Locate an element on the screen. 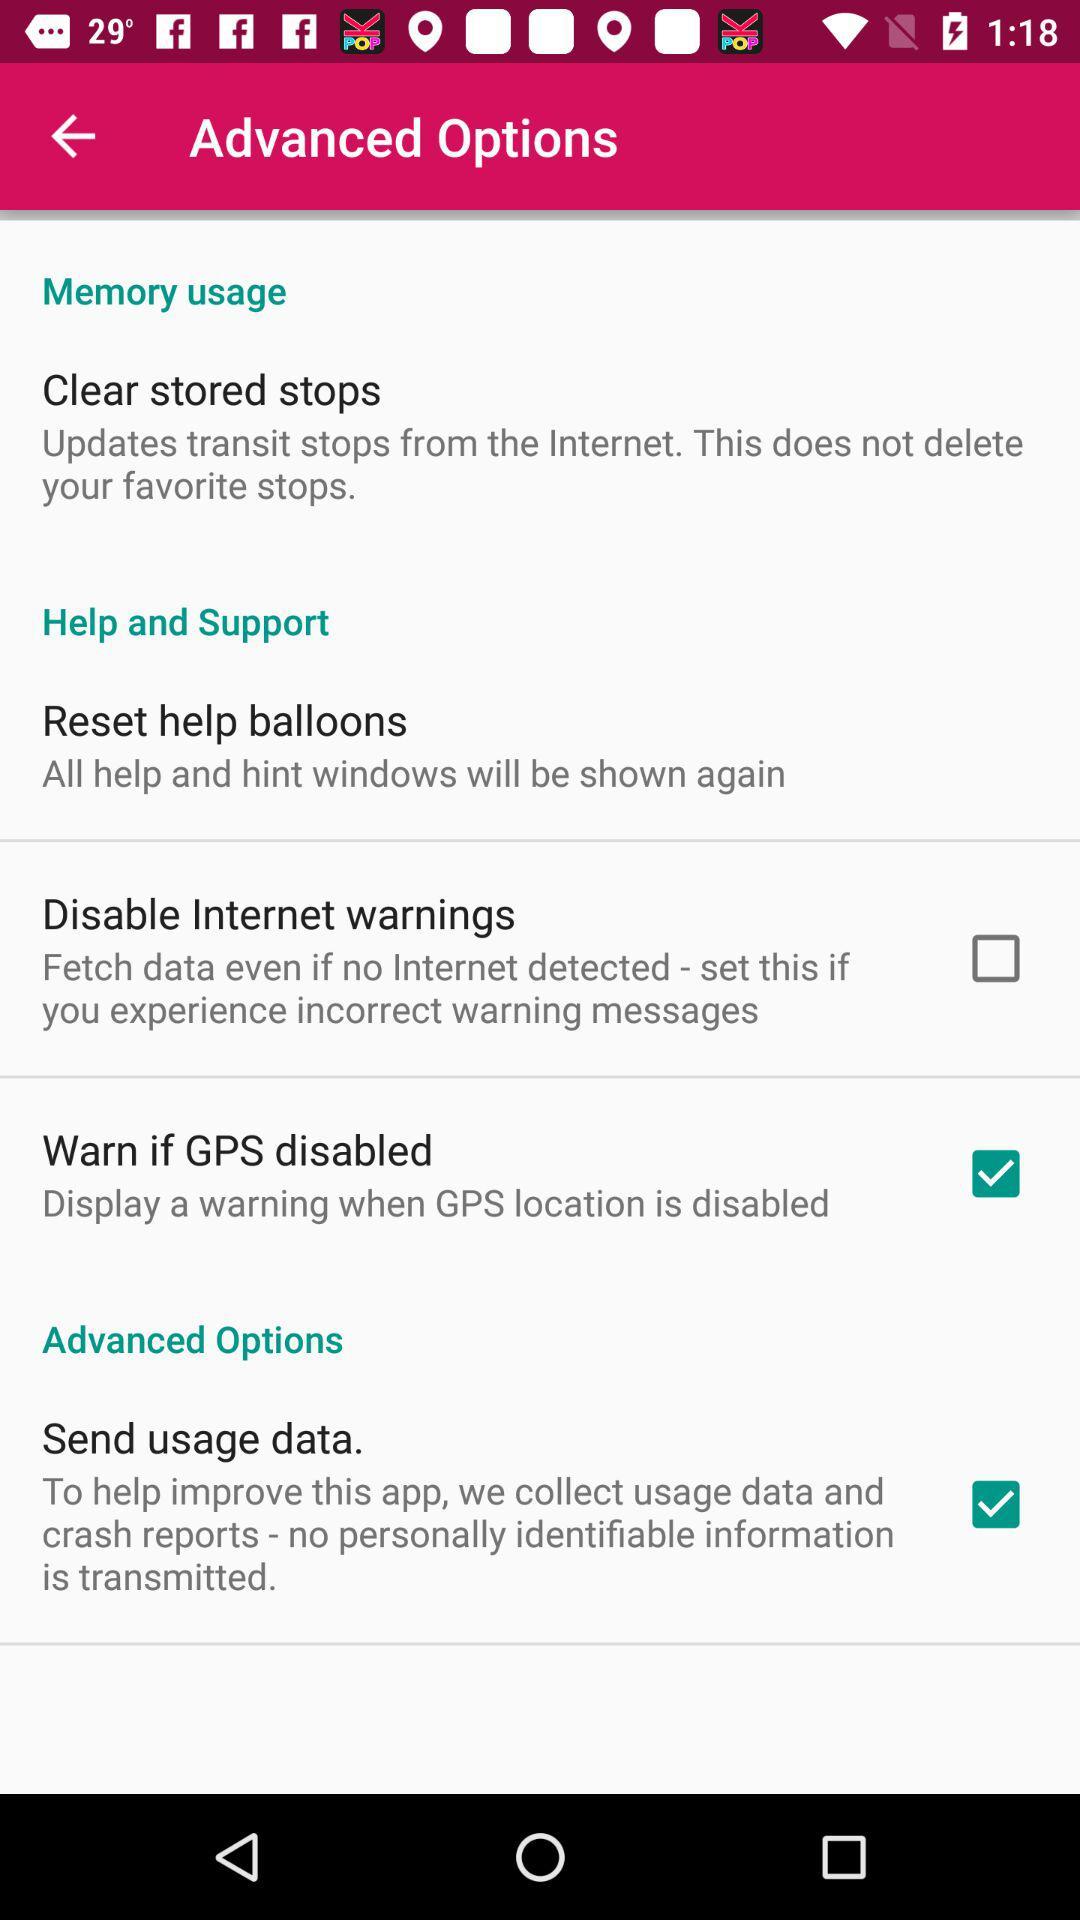 This screenshot has height=1920, width=1080. the icon below the send usage data. icon is located at coordinates (477, 1531).